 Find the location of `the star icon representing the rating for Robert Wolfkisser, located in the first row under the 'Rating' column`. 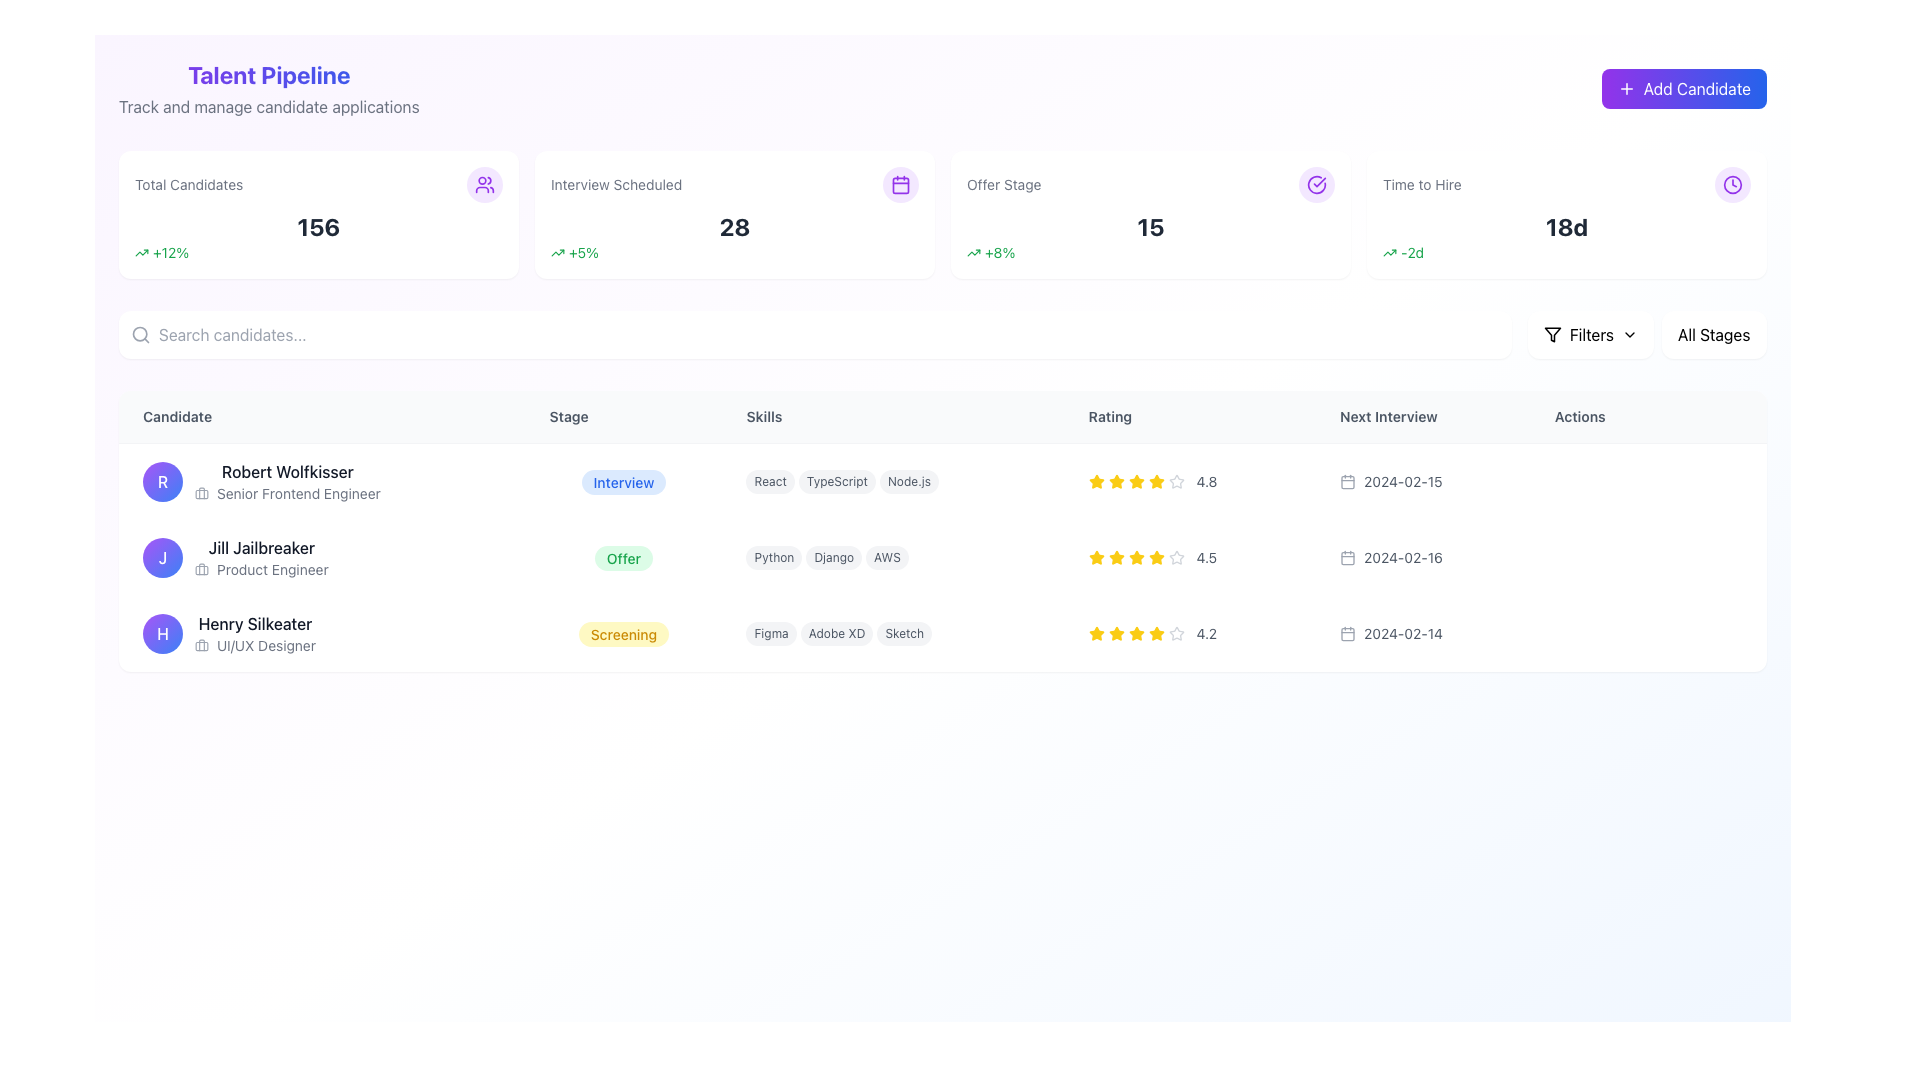

the star icon representing the rating for Robert Wolfkisser, located in the first row under the 'Rating' column is located at coordinates (1136, 481).